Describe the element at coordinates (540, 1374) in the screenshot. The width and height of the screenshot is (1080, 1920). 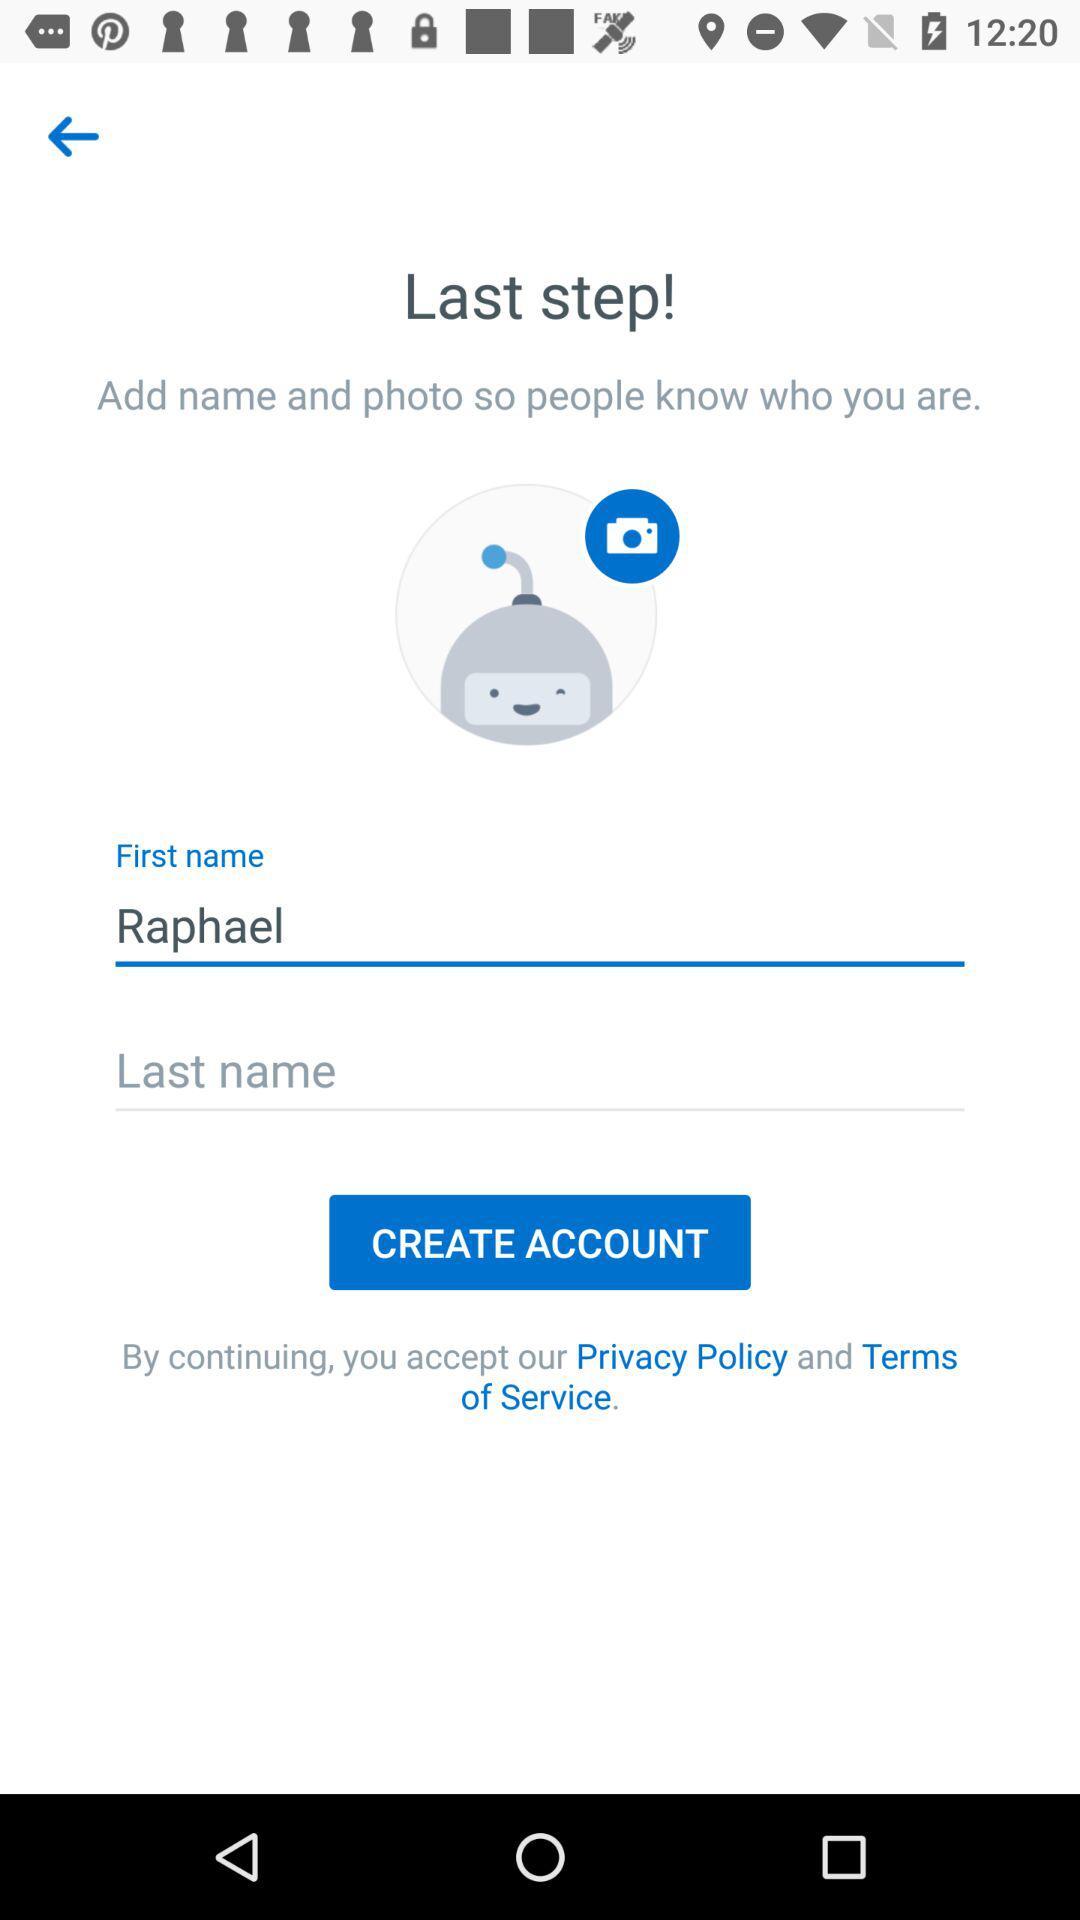
I see `the by continuing you item` at that location.